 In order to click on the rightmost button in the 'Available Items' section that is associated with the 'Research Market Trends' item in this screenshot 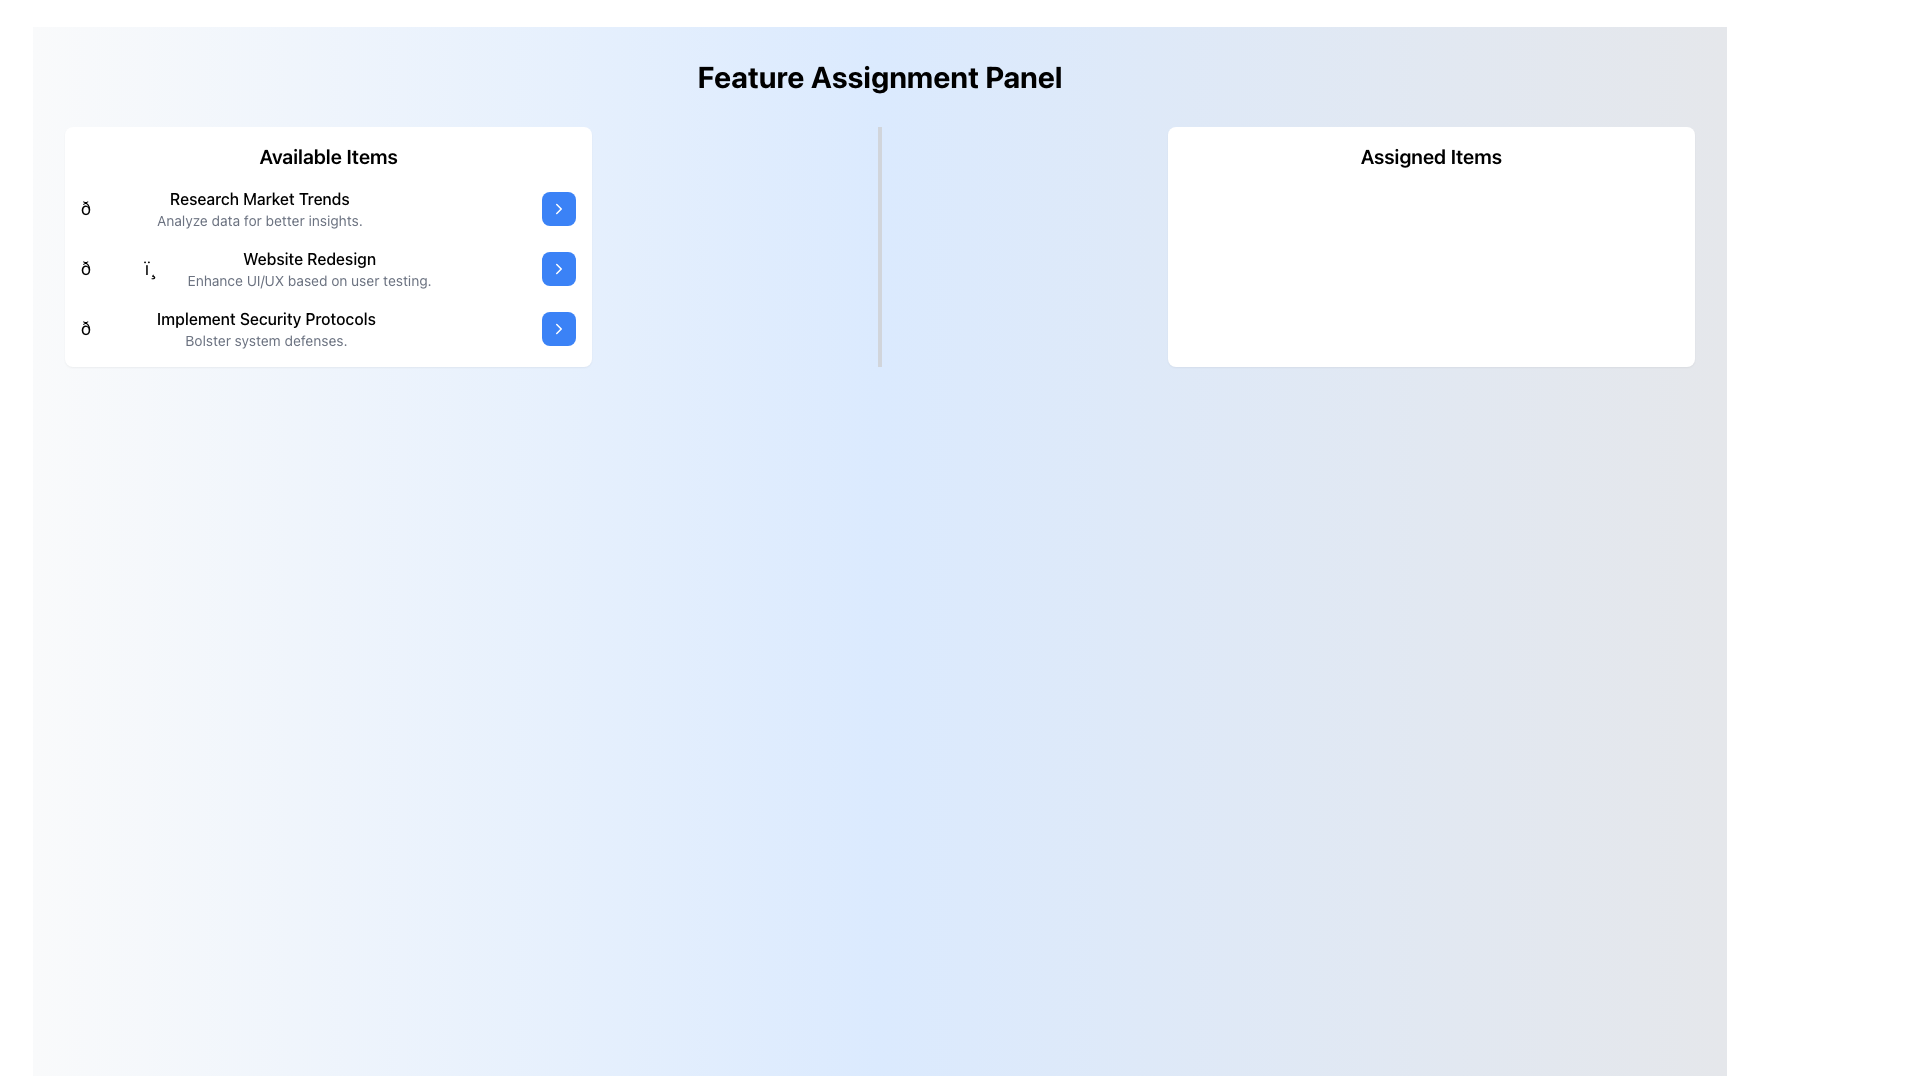, I will do `click(559, 208)`.